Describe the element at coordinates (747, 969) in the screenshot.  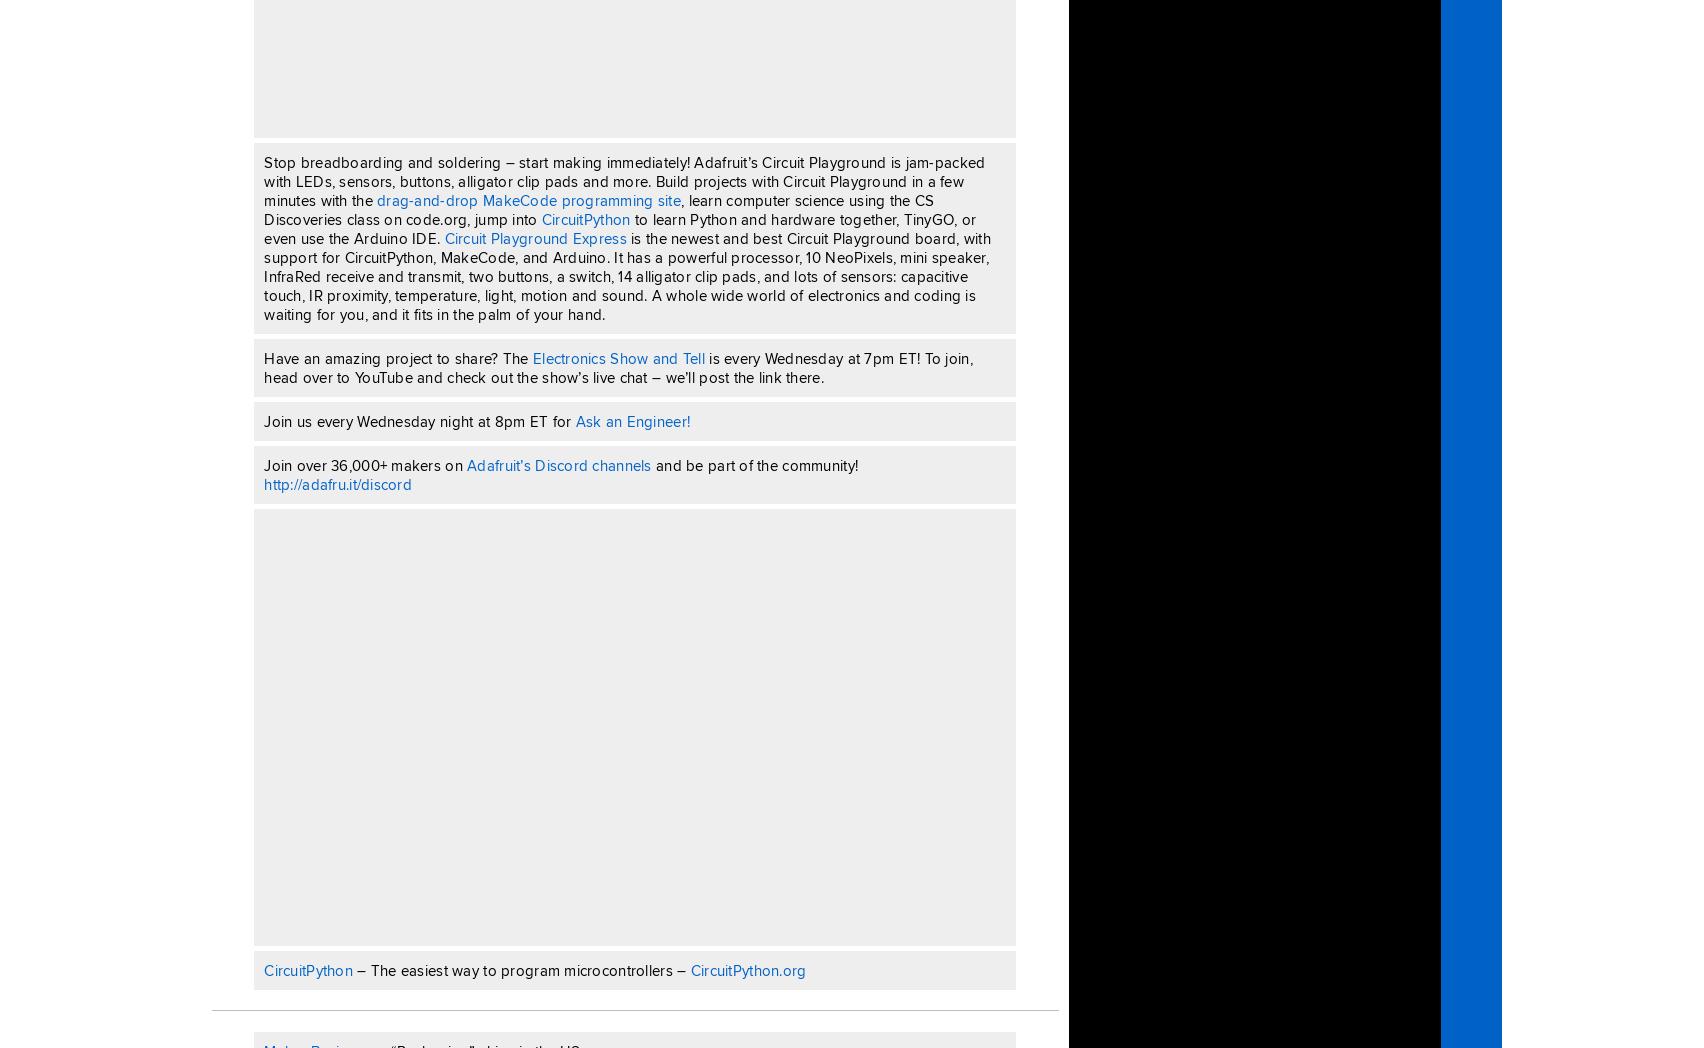
I see `'CircuitPython.org'` at that location.